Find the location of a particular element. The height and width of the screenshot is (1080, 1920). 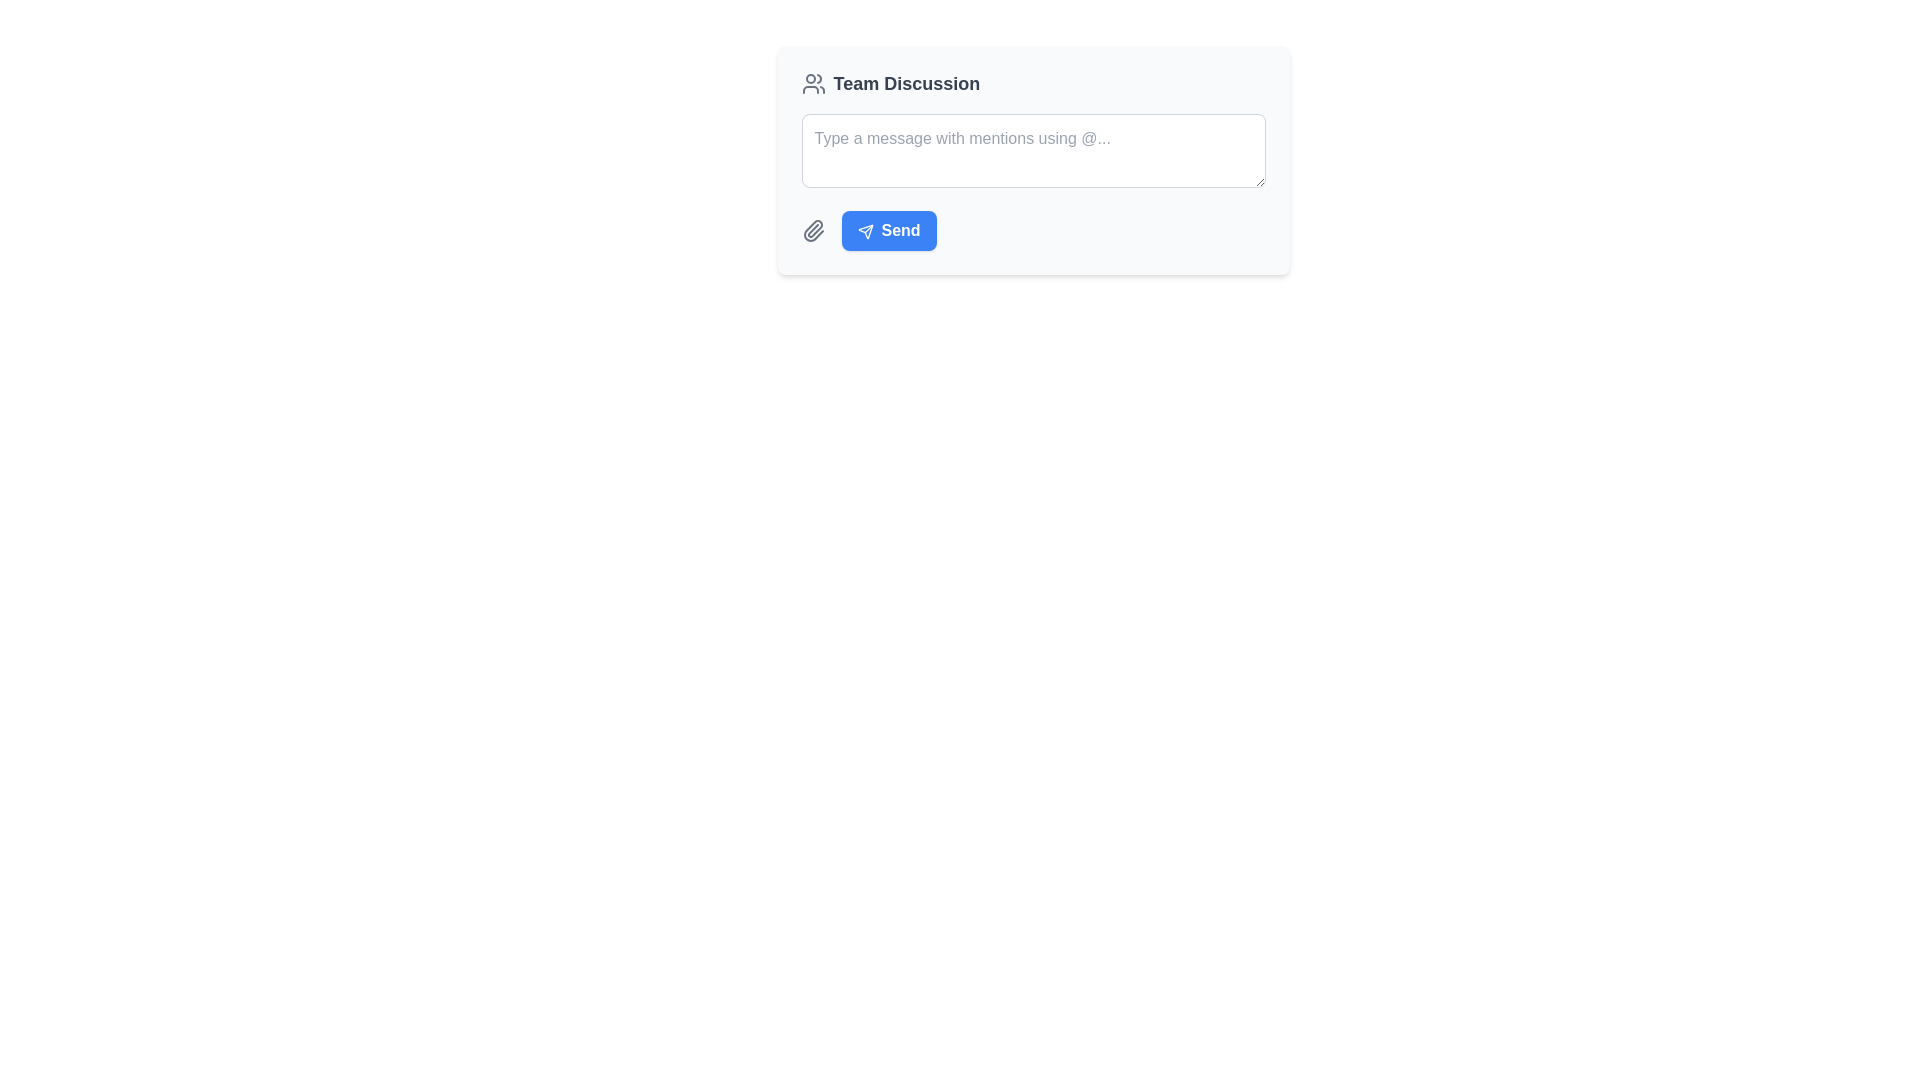

the small gray paperclip icon, which is located to the left of the 'Send' button is located at coordinates (813, 230).